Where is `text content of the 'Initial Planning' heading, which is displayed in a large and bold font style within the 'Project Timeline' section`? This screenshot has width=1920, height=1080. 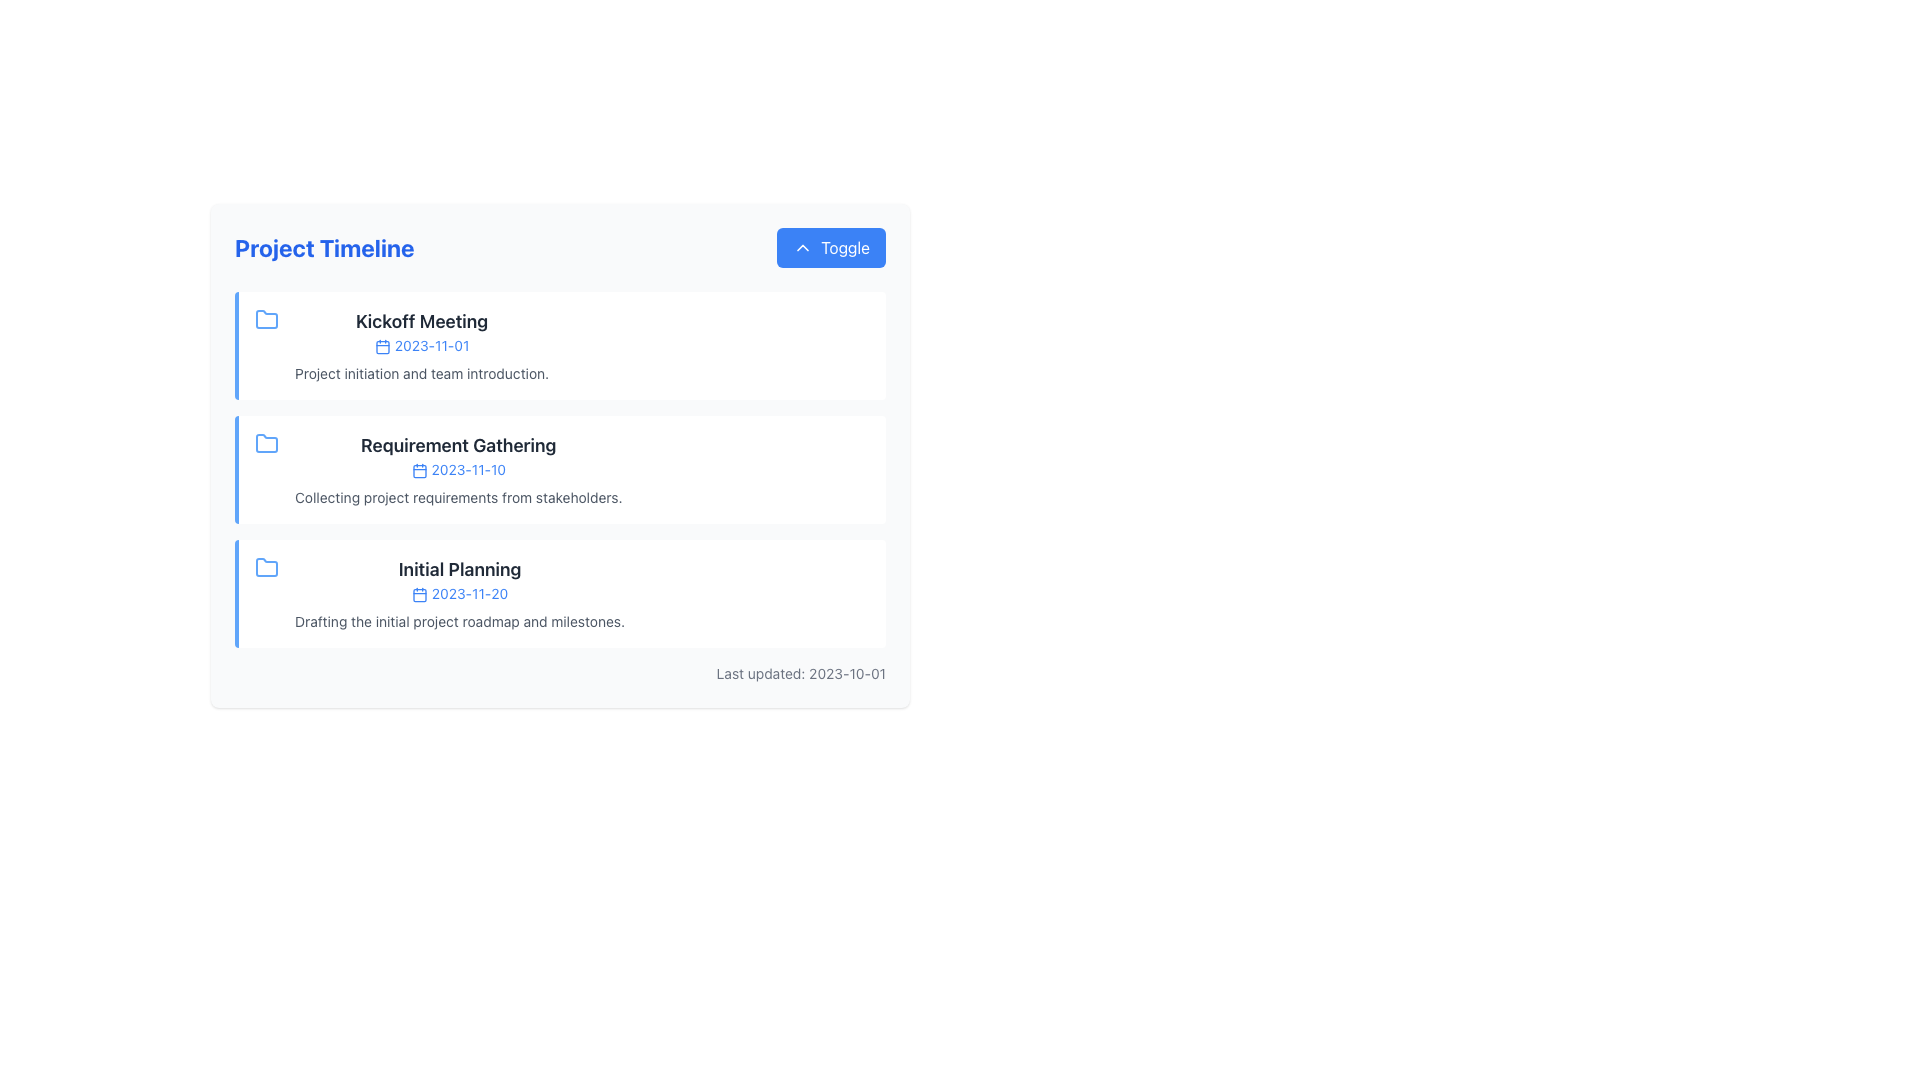 text content of the 'Initial Planning' heading, which is displayed in a large and bold font style within the 'Project Timeline' section is located at coordinates (459, 570).